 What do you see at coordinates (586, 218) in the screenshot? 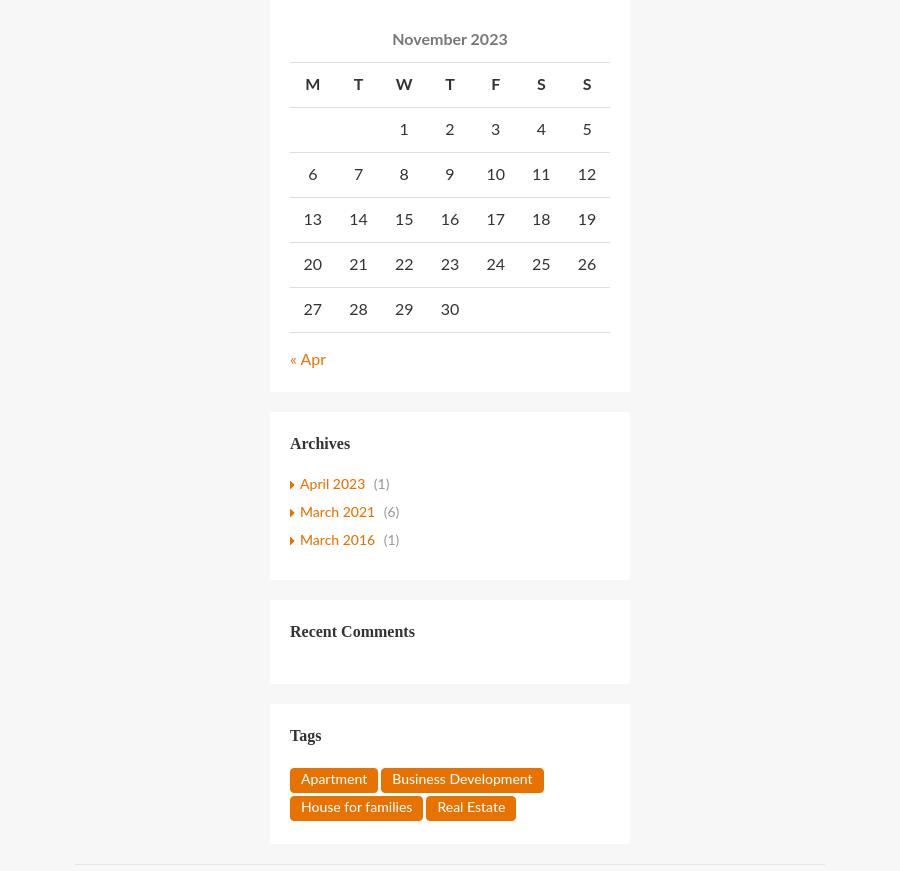
I see `'19'` at bounding box center [586, 218].